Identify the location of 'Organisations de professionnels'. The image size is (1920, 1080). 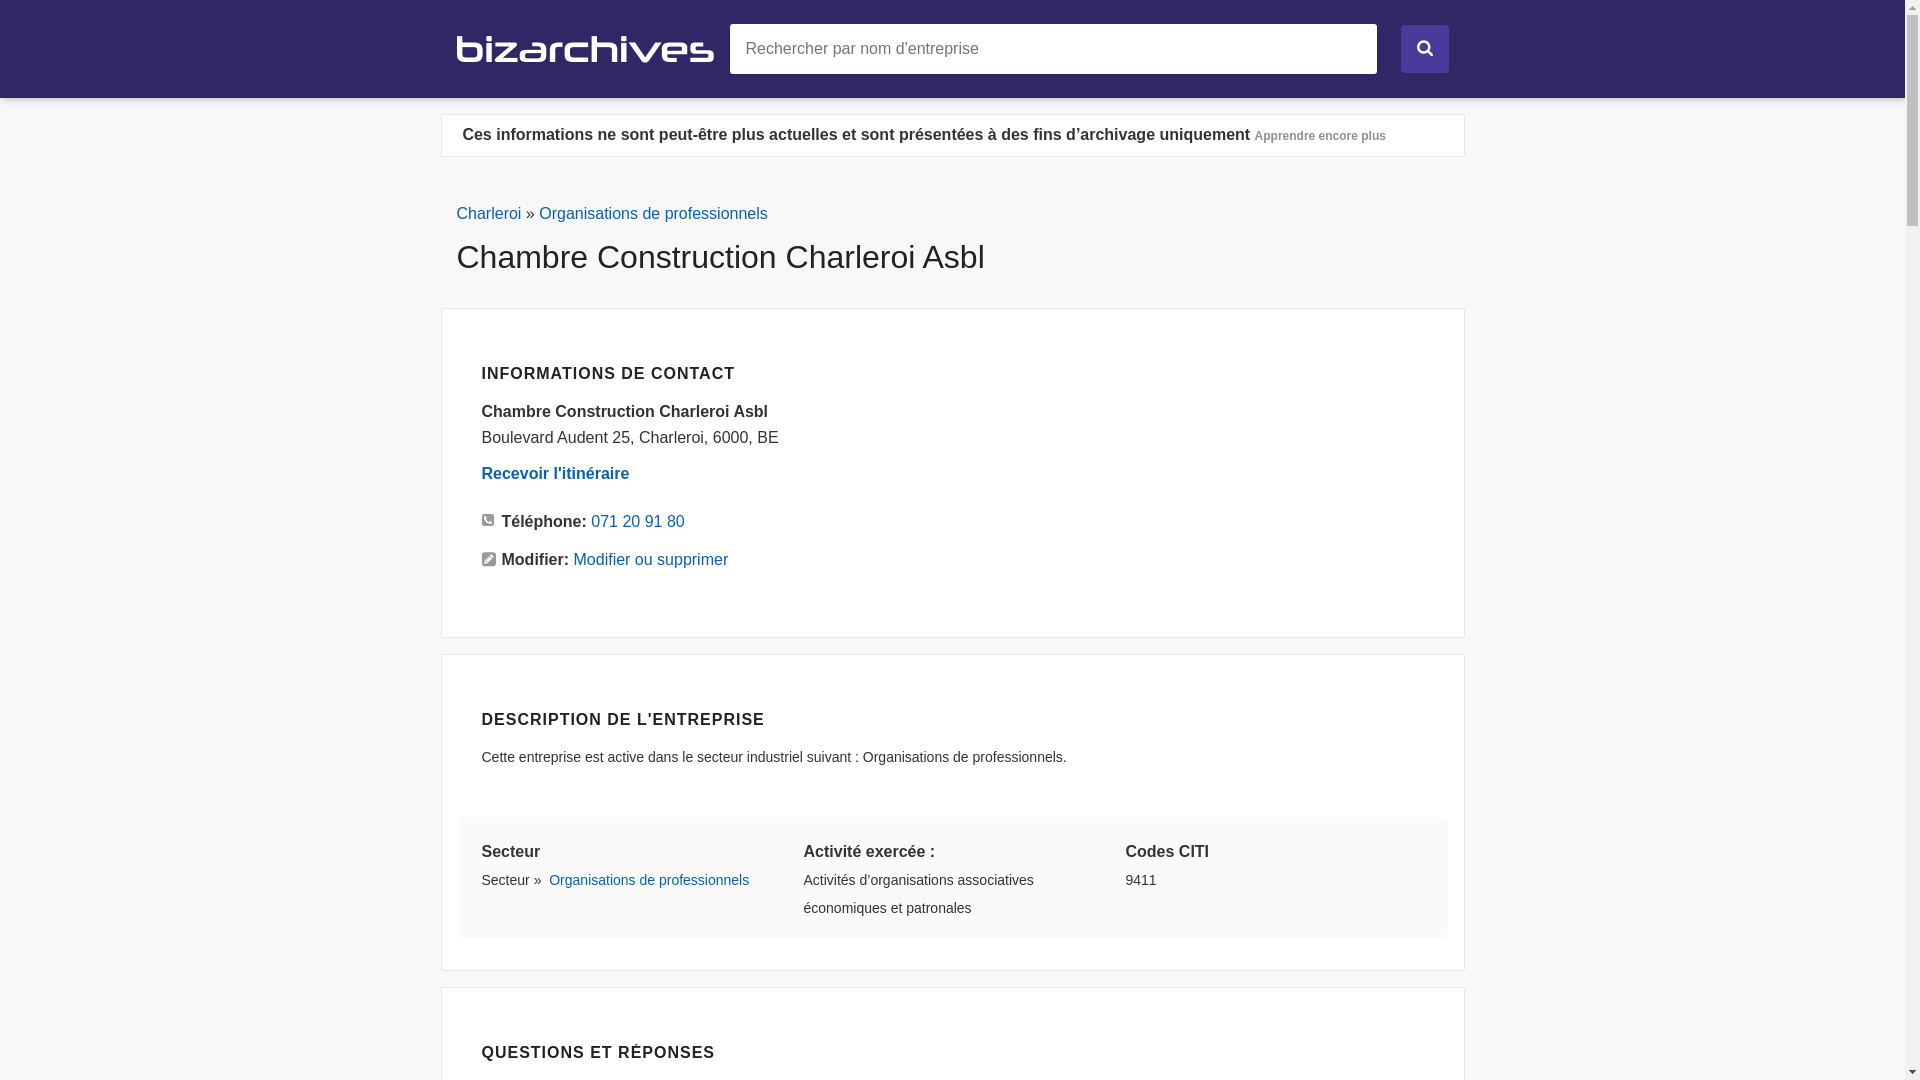
(653, 213).